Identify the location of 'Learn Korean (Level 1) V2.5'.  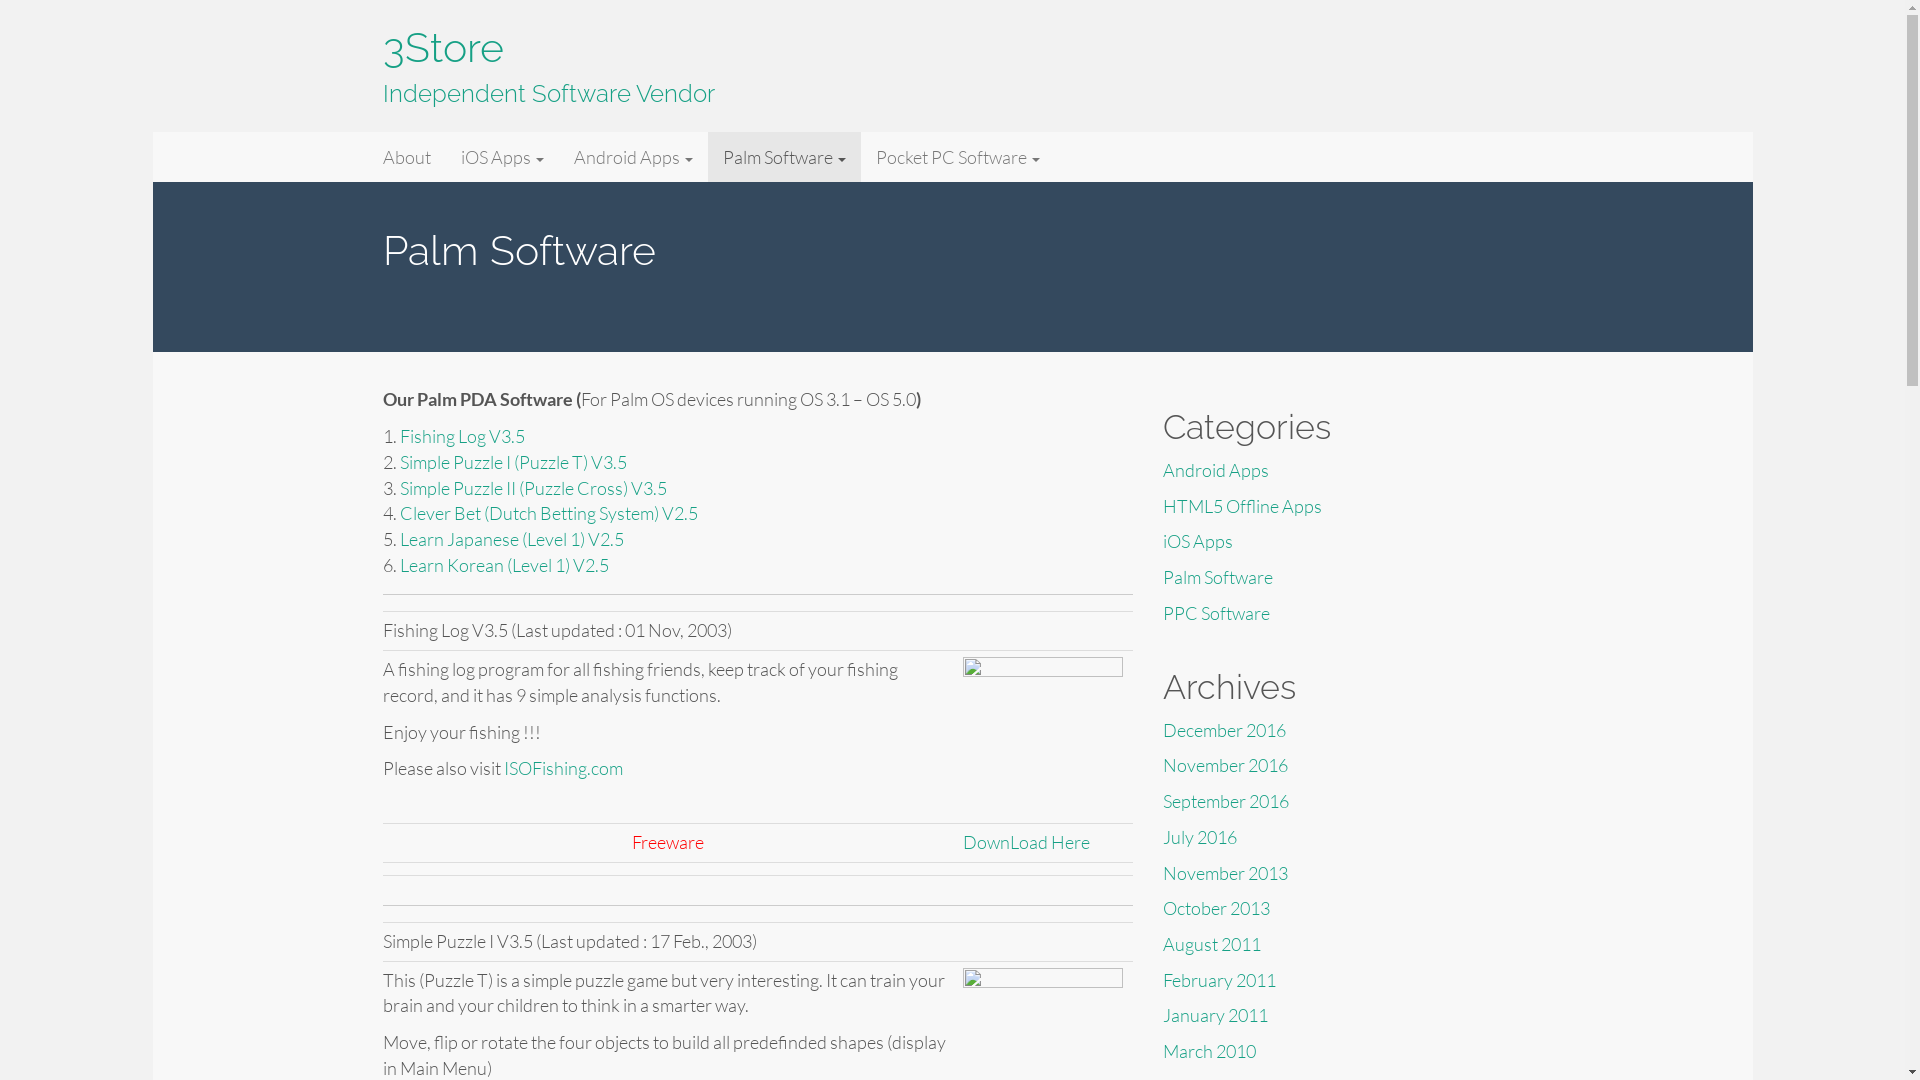
(504, 564).